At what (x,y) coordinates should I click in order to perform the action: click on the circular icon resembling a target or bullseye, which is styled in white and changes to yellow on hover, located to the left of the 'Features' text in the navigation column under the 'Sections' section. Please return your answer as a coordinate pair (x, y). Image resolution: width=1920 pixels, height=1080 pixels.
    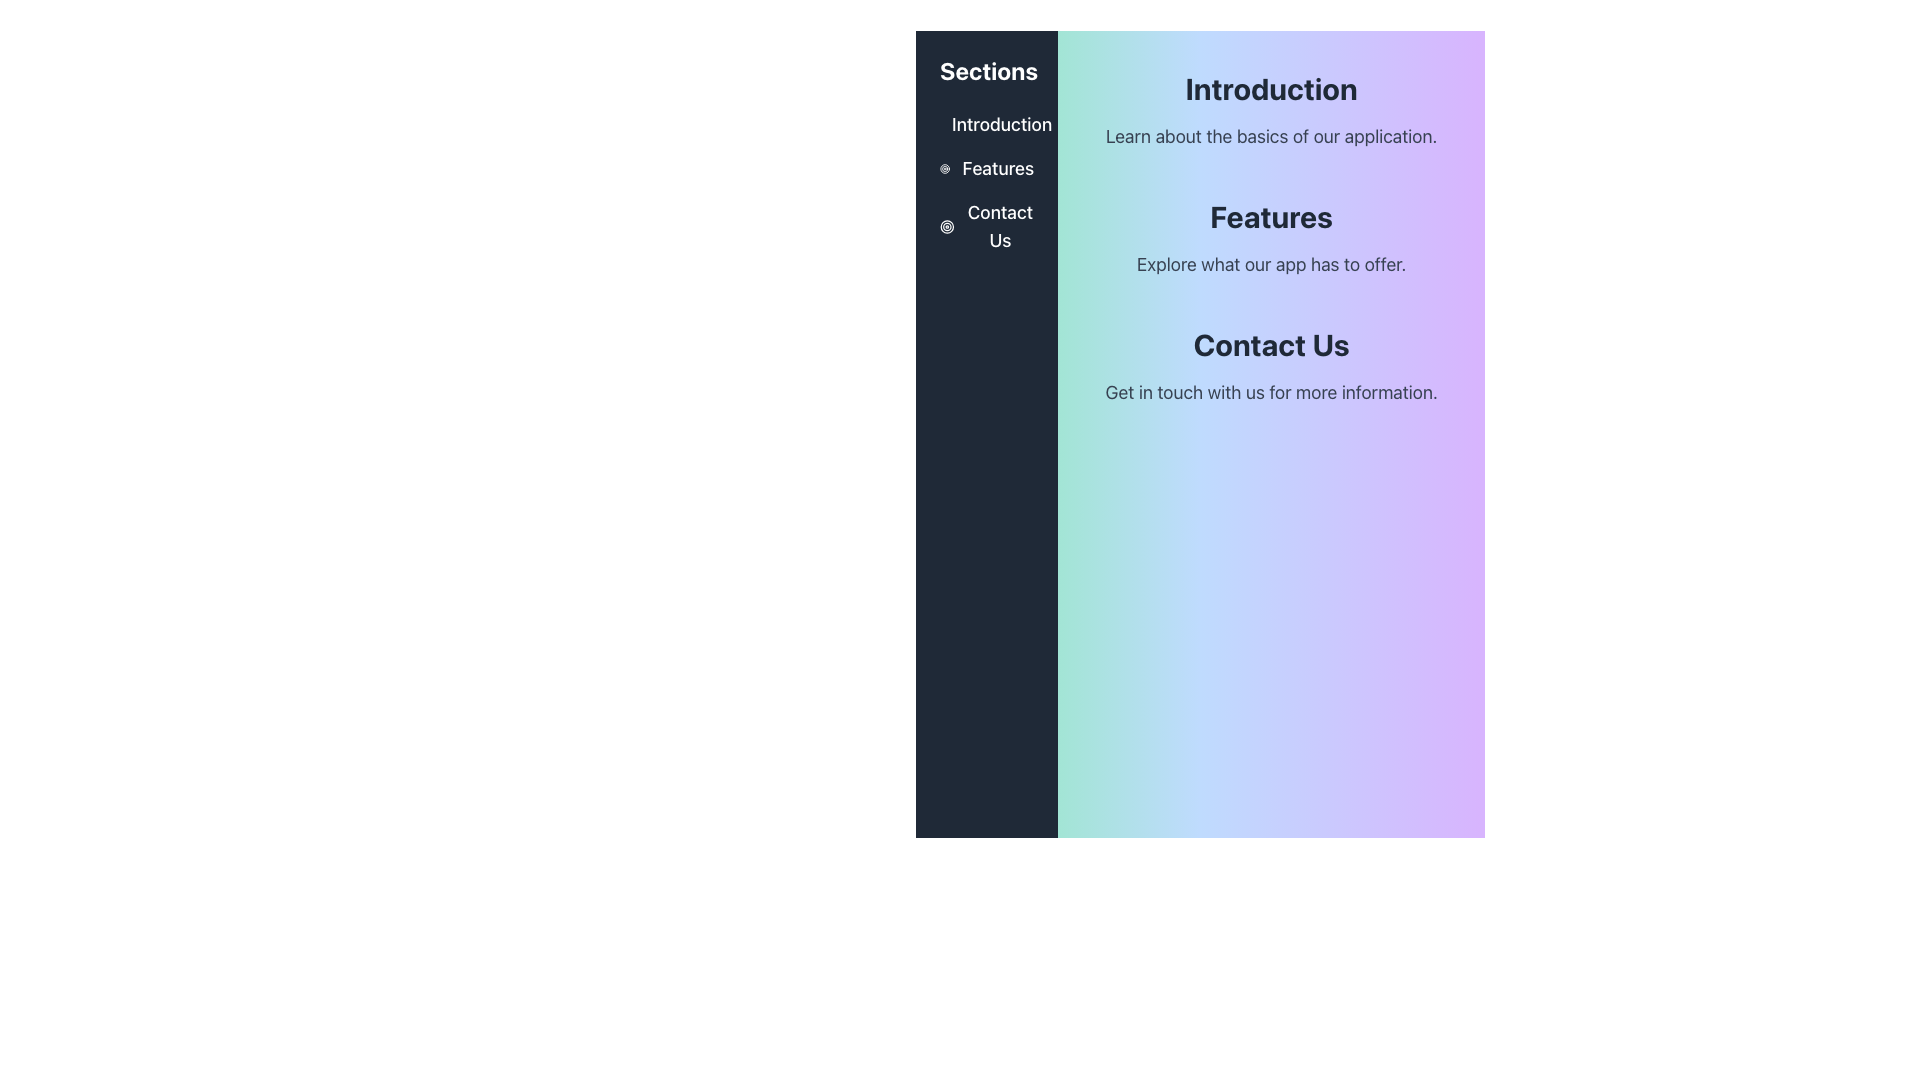
    Looking at the image, I should click on (944, 168).